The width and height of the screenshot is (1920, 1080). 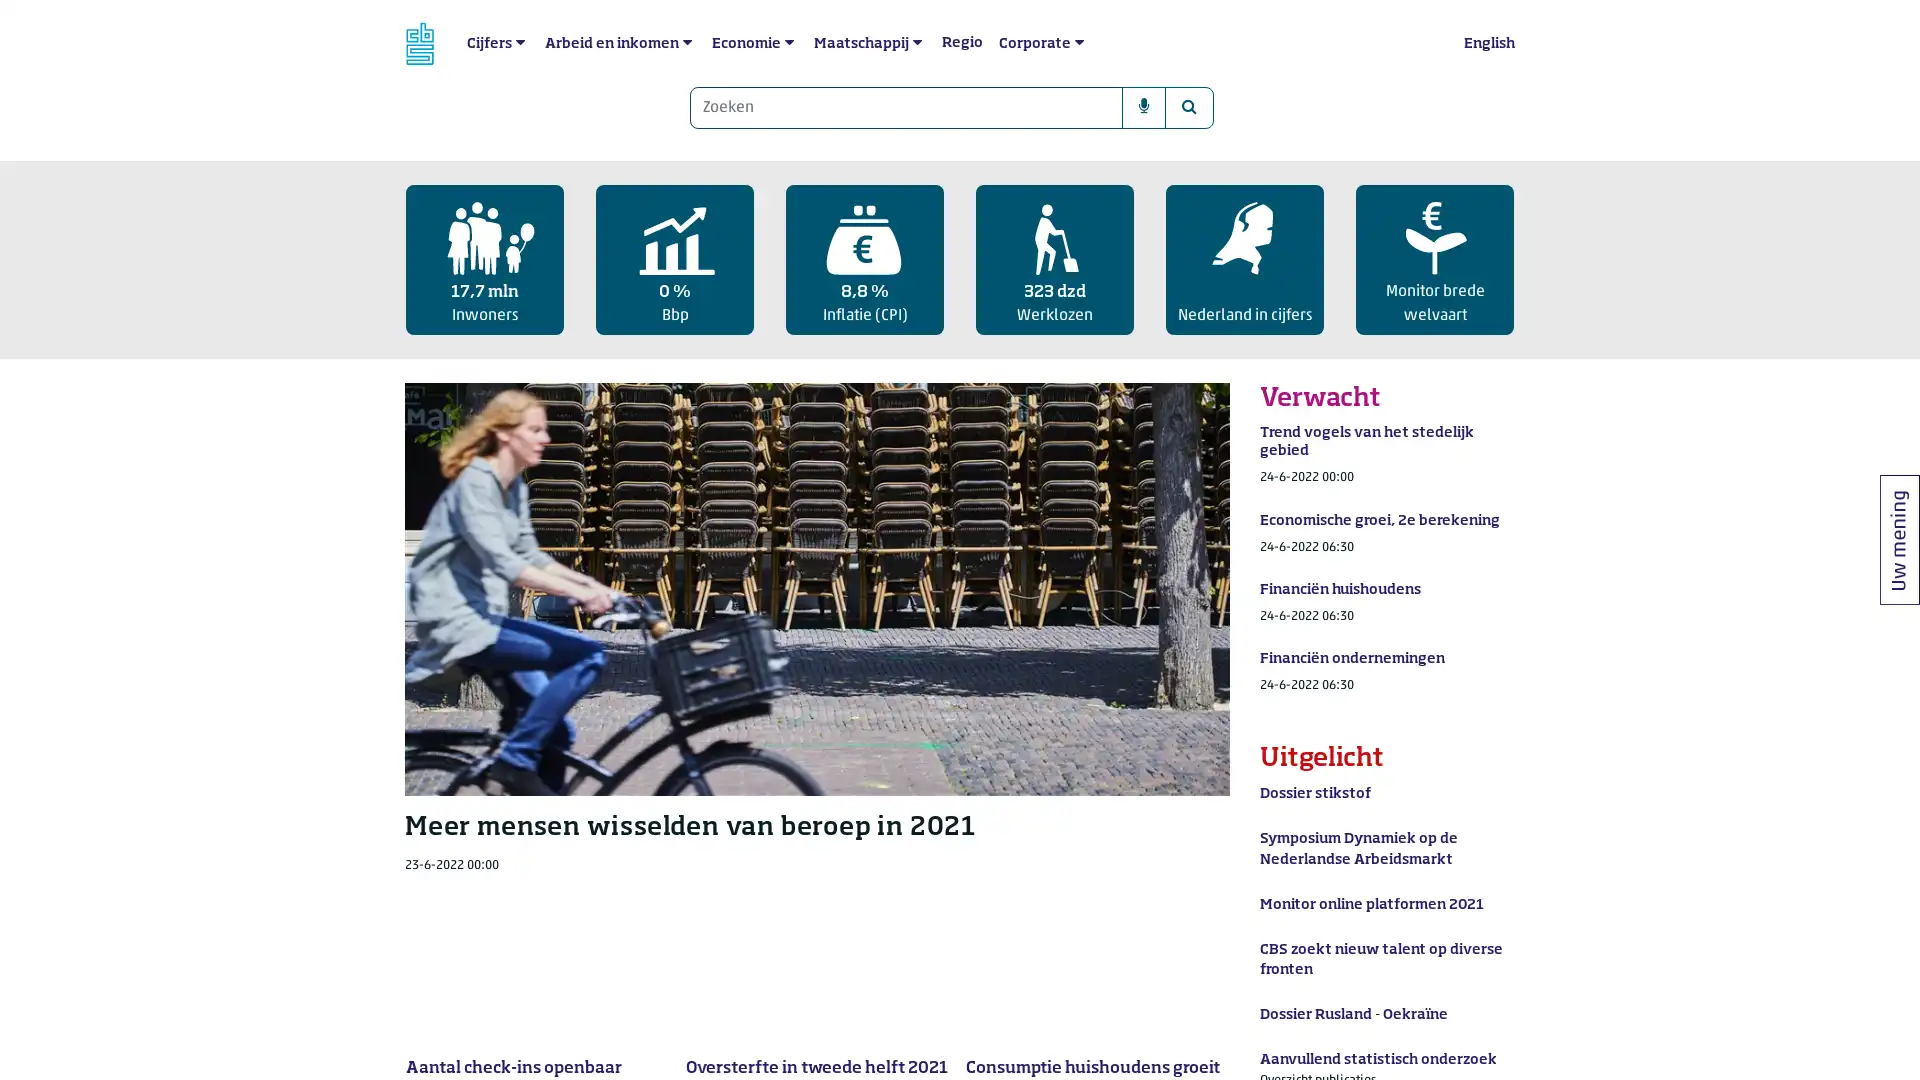 What do you see at coordinates (916, 42) in the screenshot?
I see `submenu Maatschappij` at bounding box center [916, 42].